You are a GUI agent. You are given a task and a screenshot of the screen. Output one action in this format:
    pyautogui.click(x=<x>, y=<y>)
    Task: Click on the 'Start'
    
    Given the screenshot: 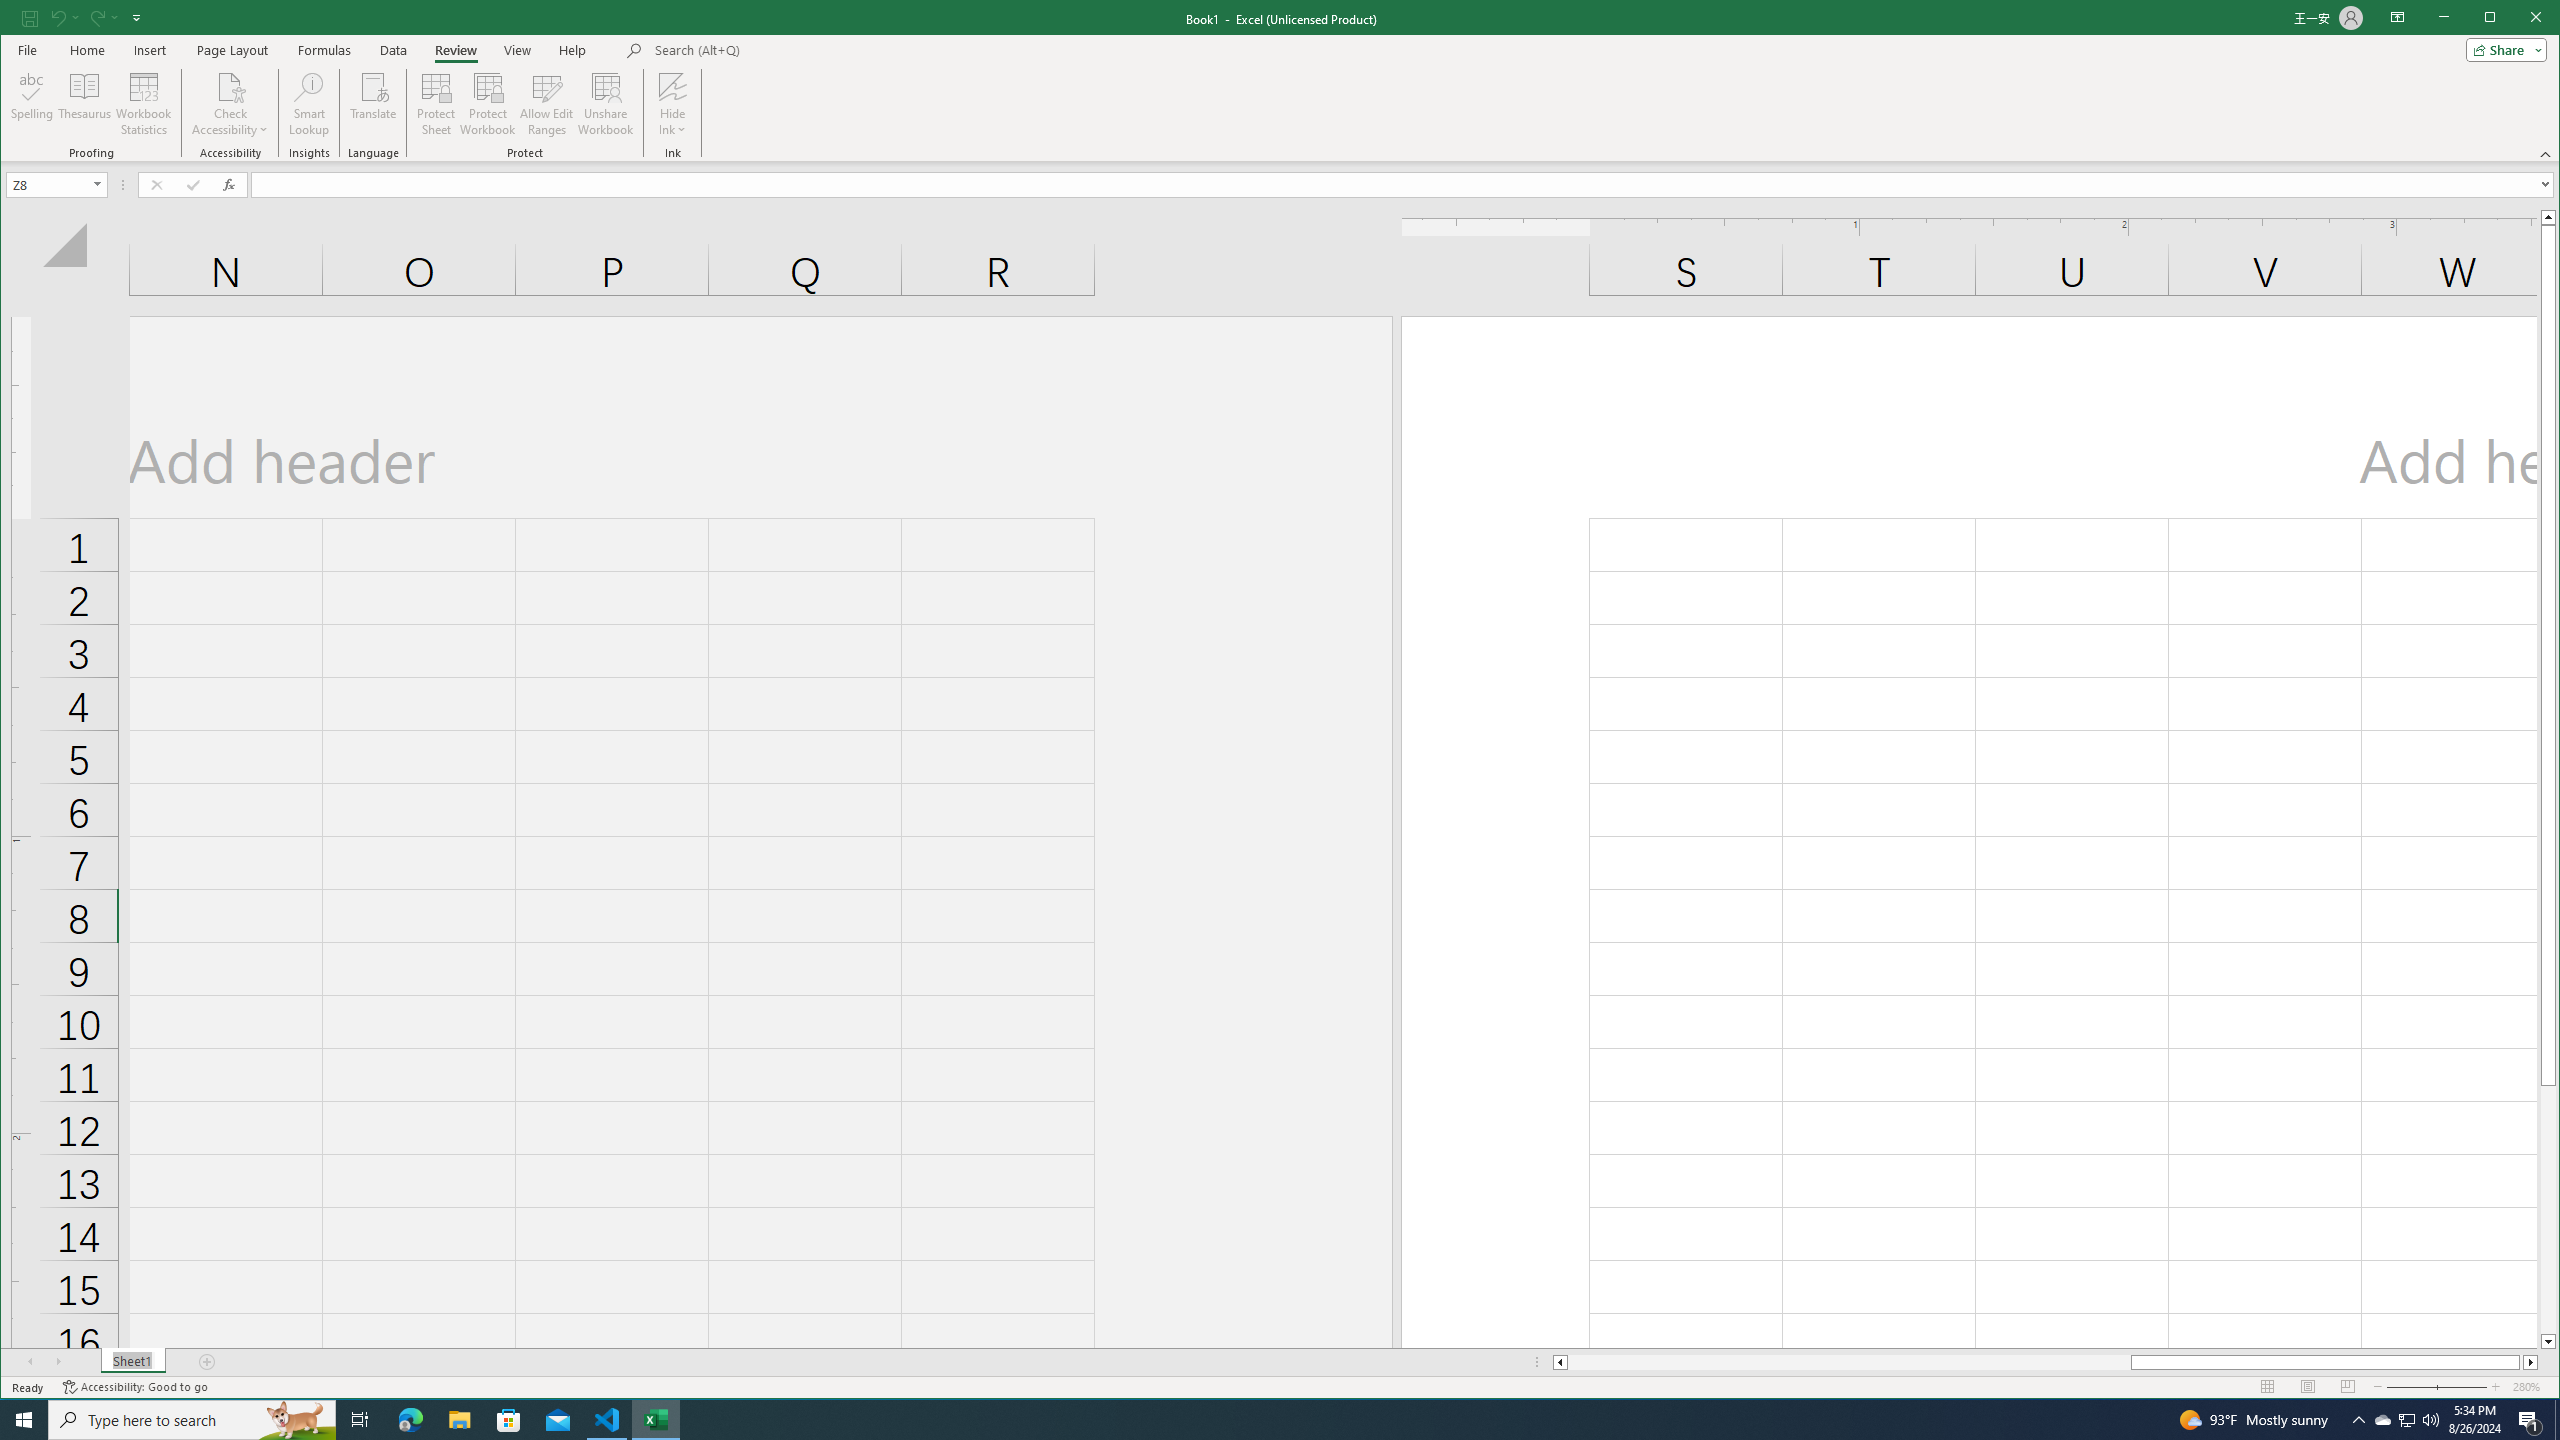 What is the action you would take?
    pyautogui.click(x=24, y=1418)
    